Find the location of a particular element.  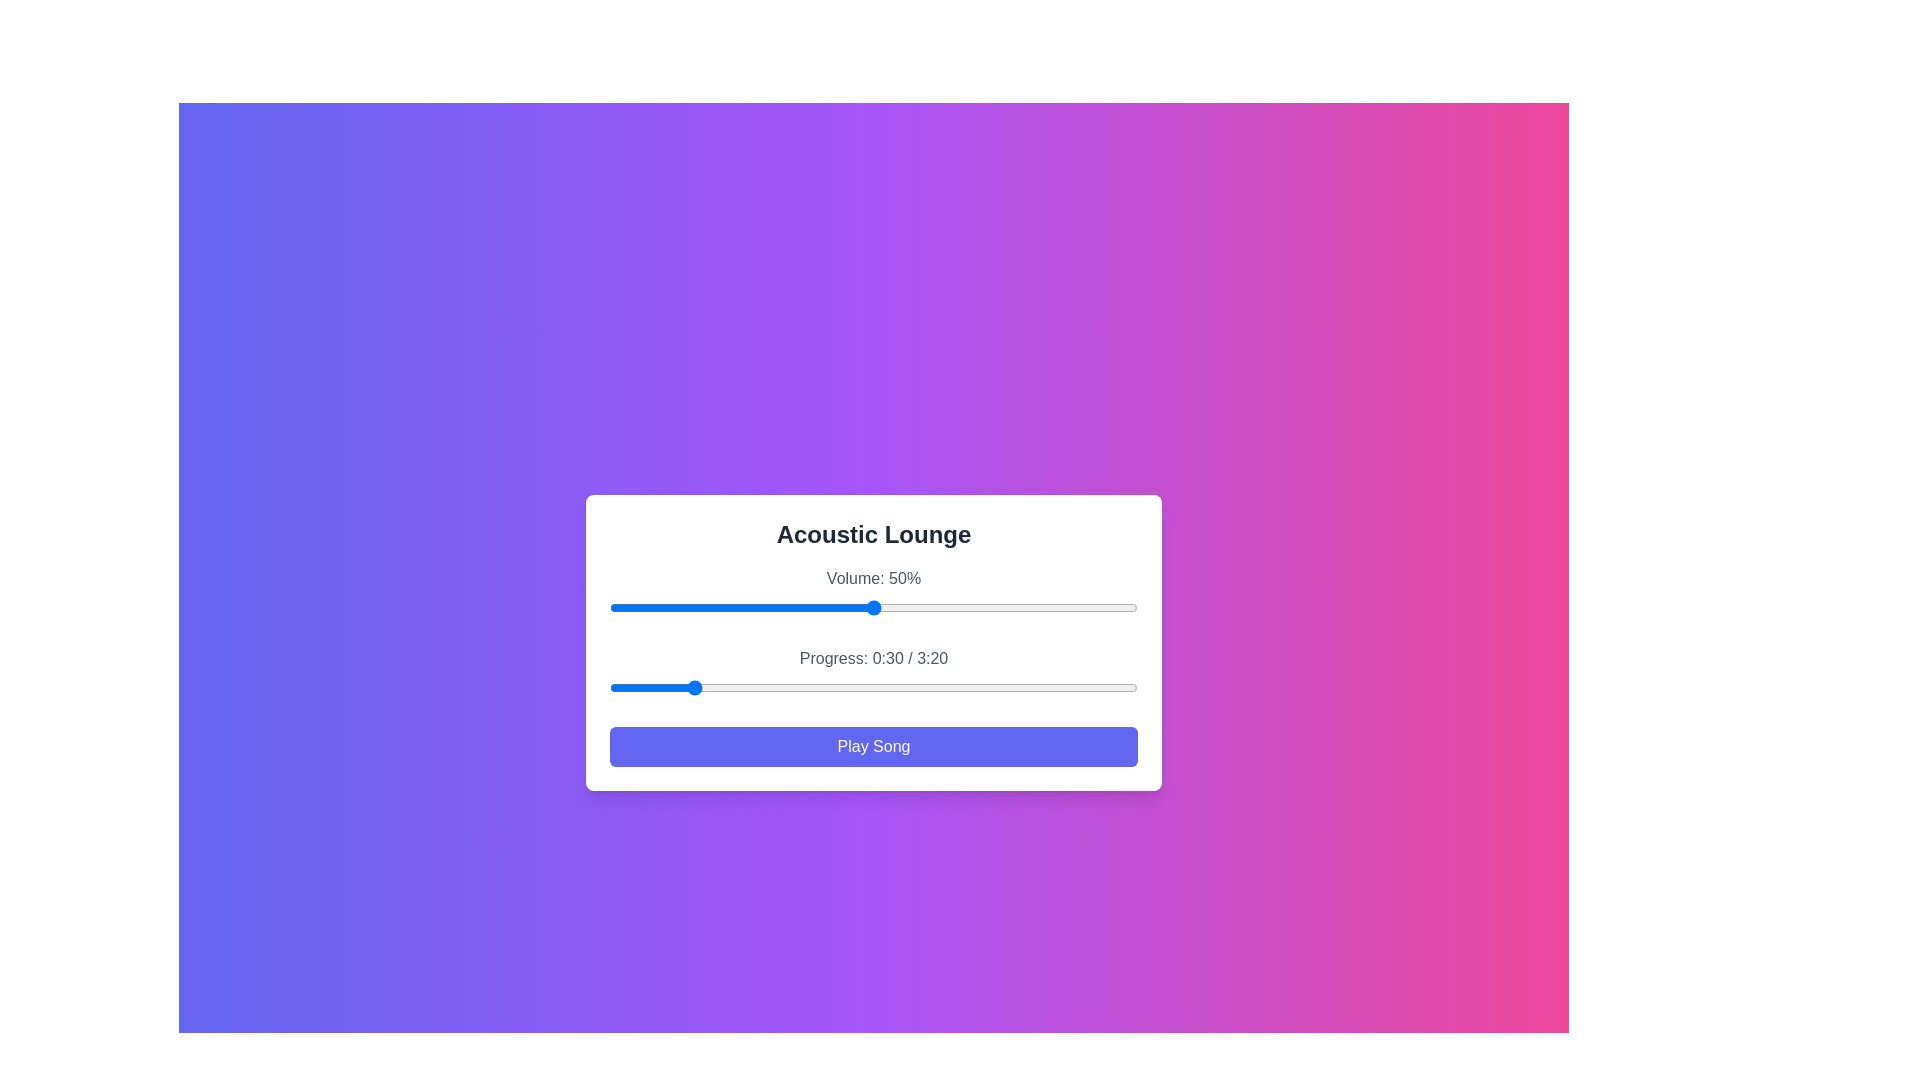

the volume to 88% by interacting with the slider is located at coordinates (1073, 607).